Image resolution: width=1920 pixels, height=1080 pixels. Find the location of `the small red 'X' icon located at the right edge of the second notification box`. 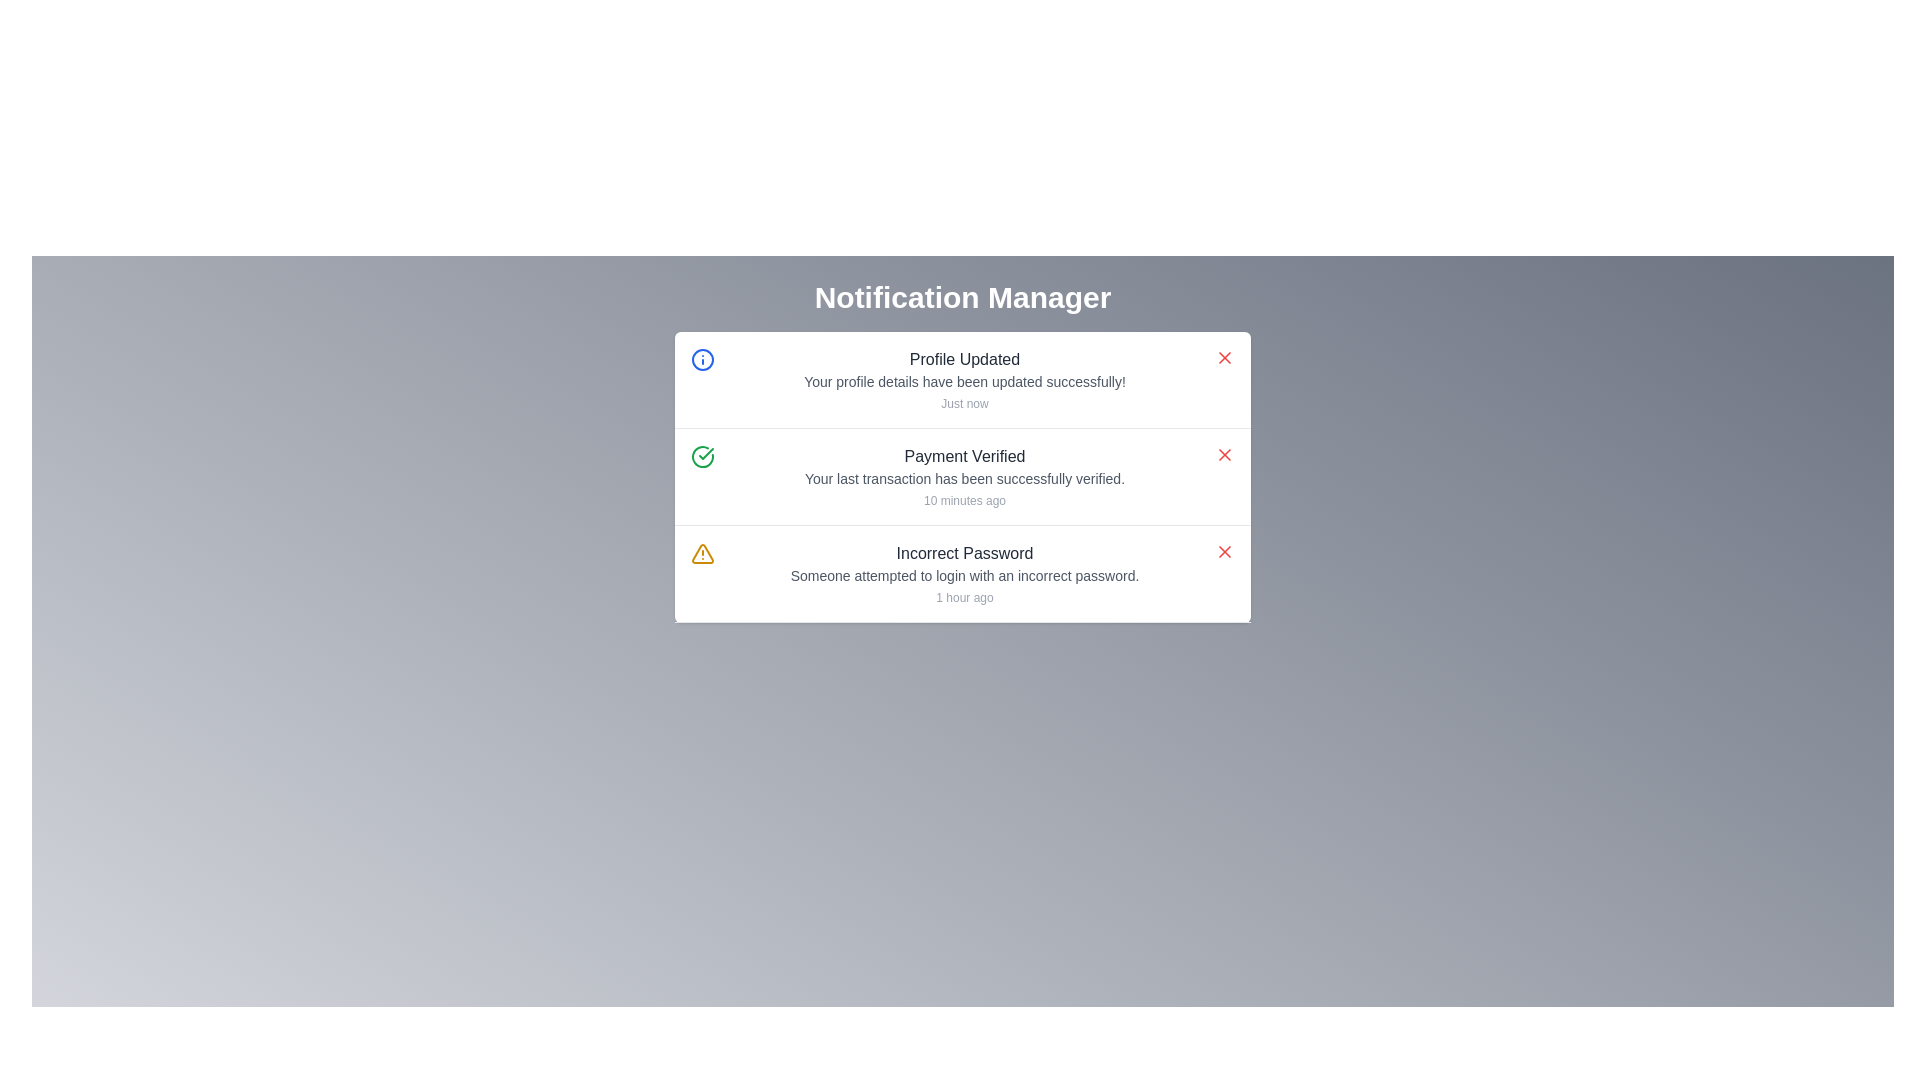

the small red 'X' icon located at the right edge of the second notification box is located at coordinates (1223, 455).